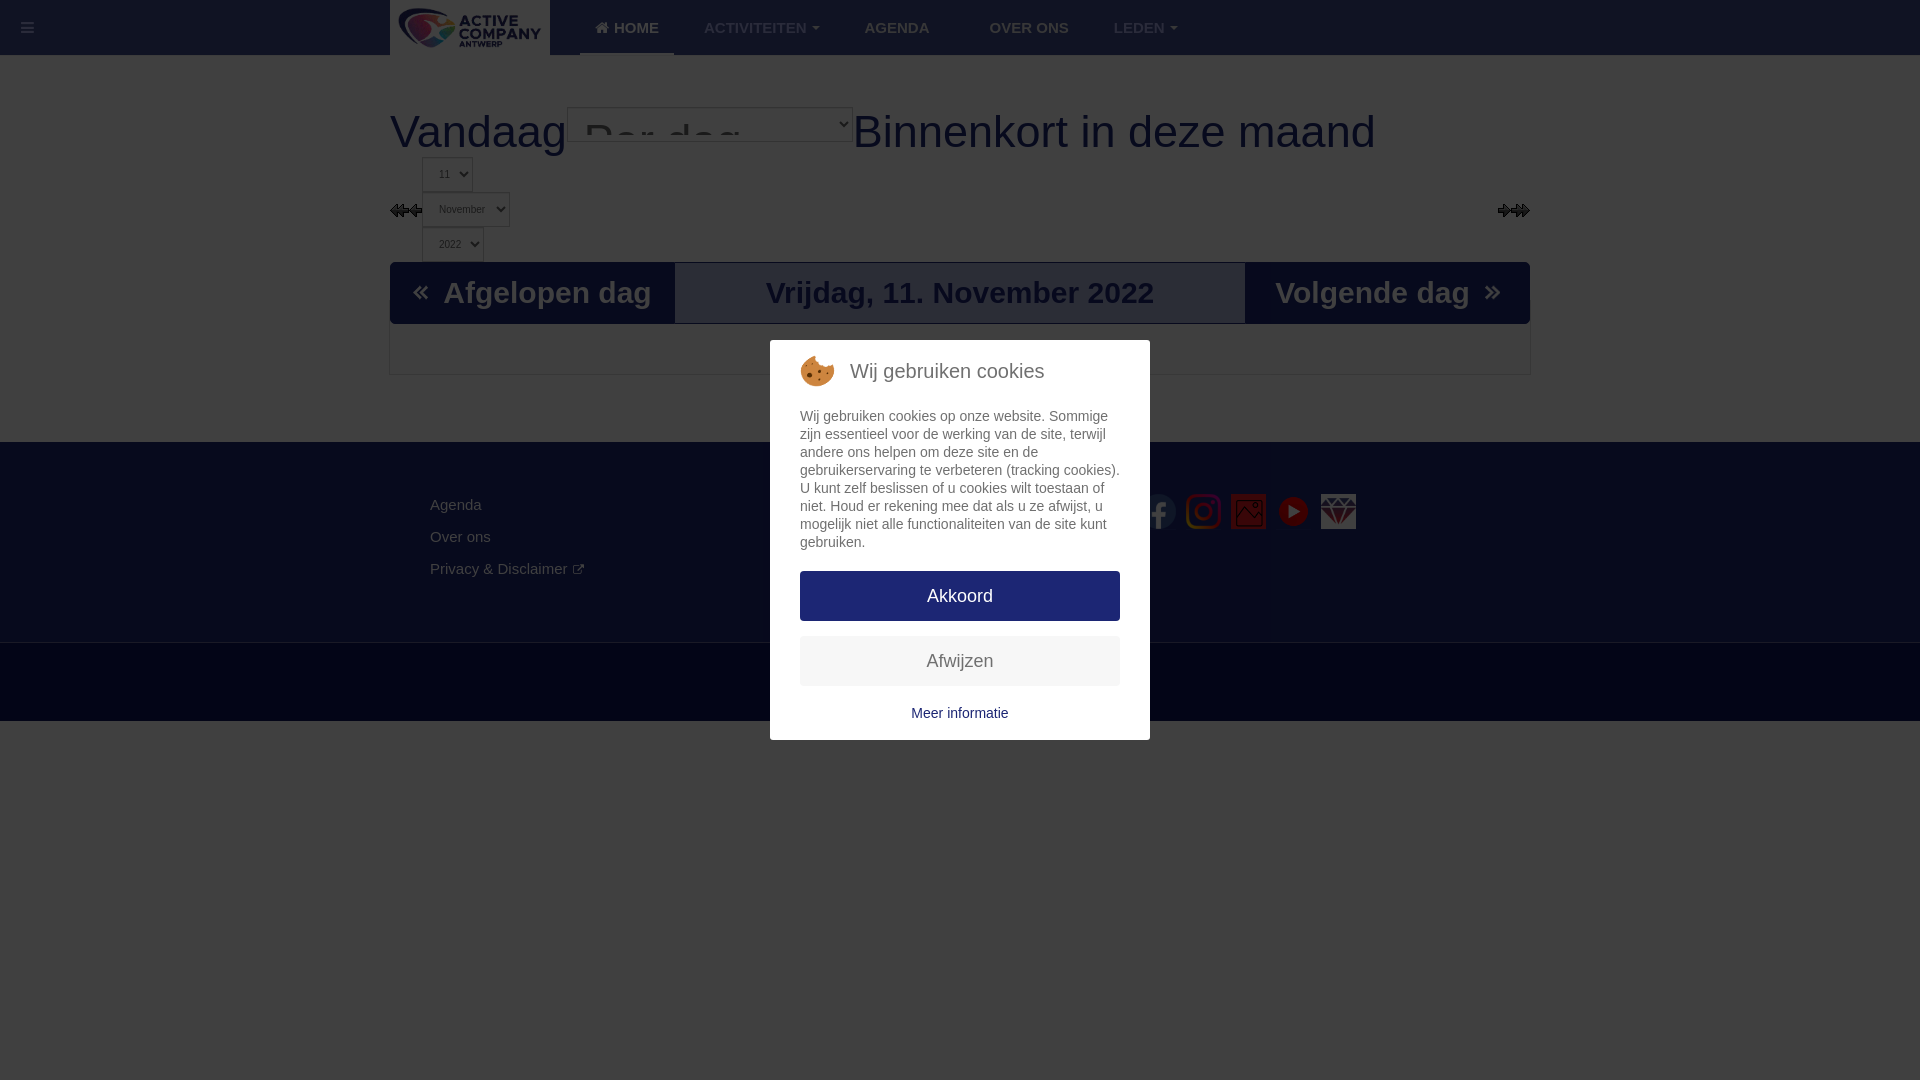 This screenshot has width=1920, height=1080. Describe the element at coordinates (1113, 131) in the screenshot. I see `'Binnenkort in deze maand'` at that location.